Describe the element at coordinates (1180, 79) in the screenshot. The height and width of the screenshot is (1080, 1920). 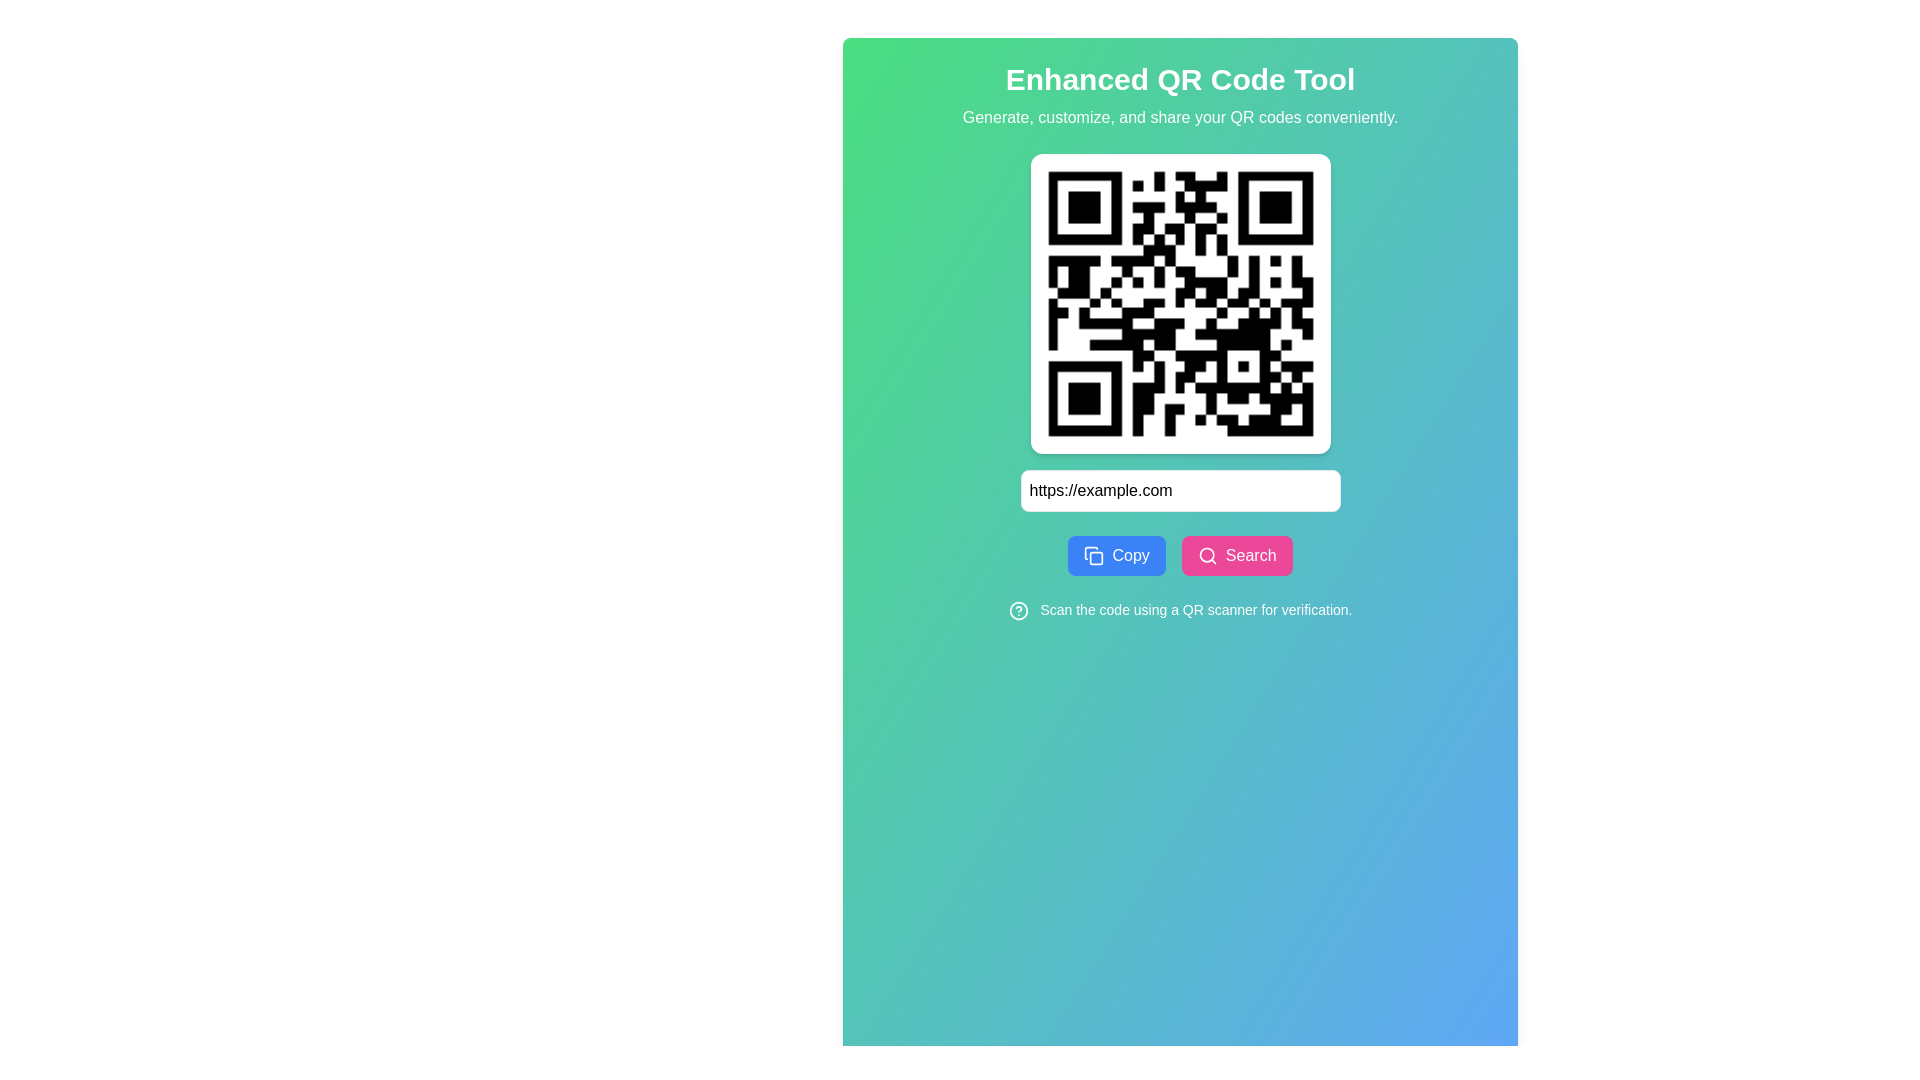
I see `the title/header element that indicates the primary purpose of the application, which is an enhanced QR code tool` at that location.